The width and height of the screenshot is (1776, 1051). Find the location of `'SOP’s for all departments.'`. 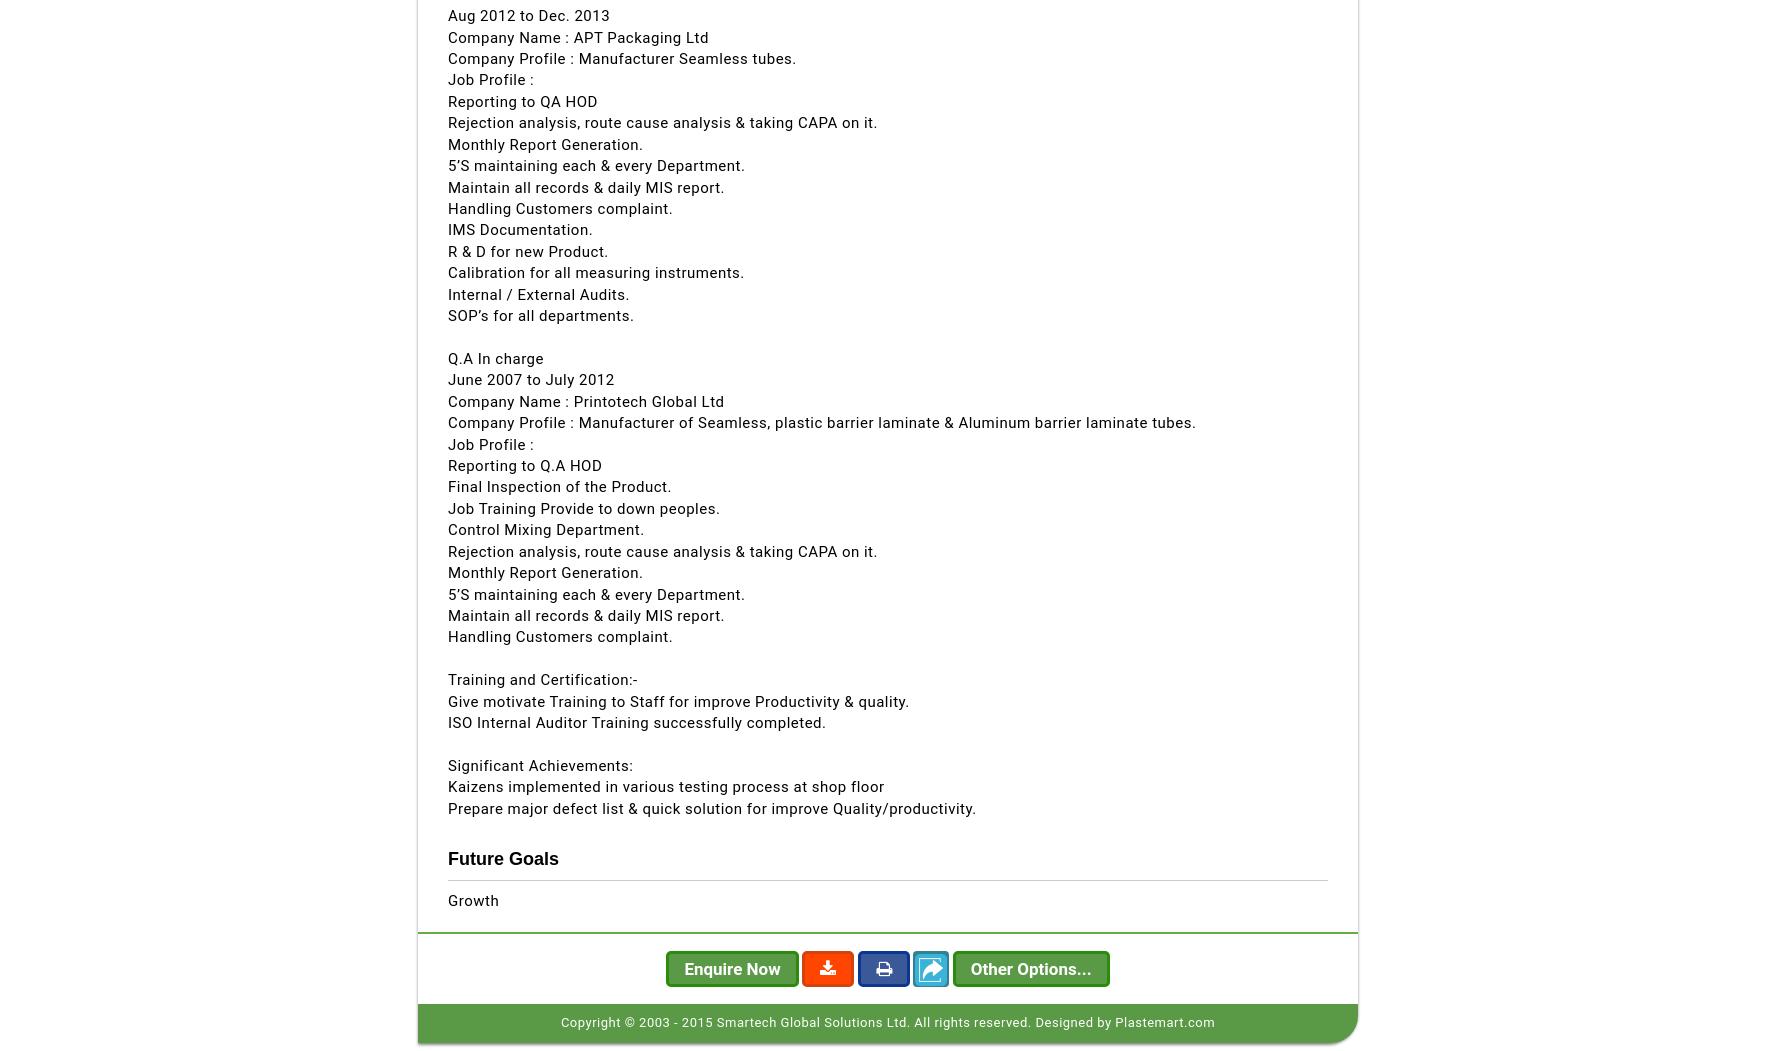

'SOP’s for all departments.' is located at coordinates (447, 315).